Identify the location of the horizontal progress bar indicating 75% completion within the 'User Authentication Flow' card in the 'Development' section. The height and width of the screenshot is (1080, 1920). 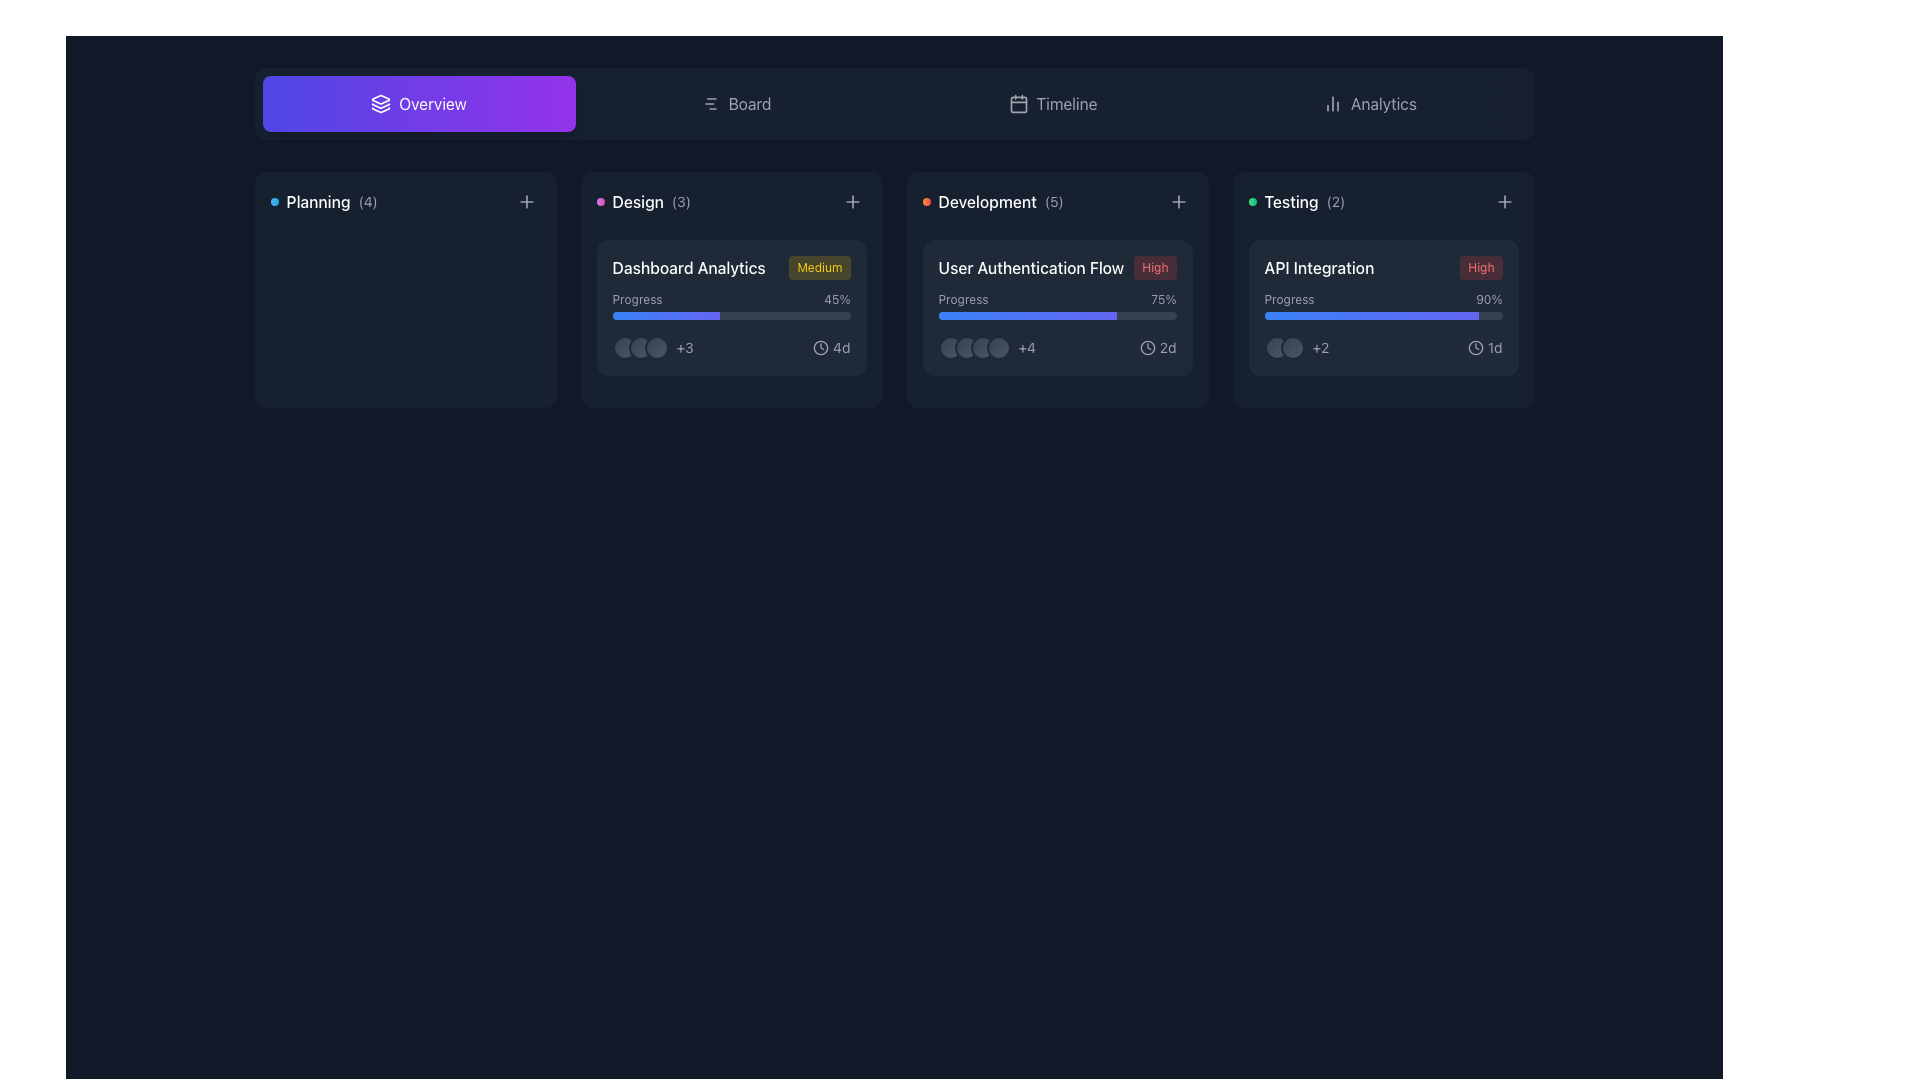
(1056, 315).